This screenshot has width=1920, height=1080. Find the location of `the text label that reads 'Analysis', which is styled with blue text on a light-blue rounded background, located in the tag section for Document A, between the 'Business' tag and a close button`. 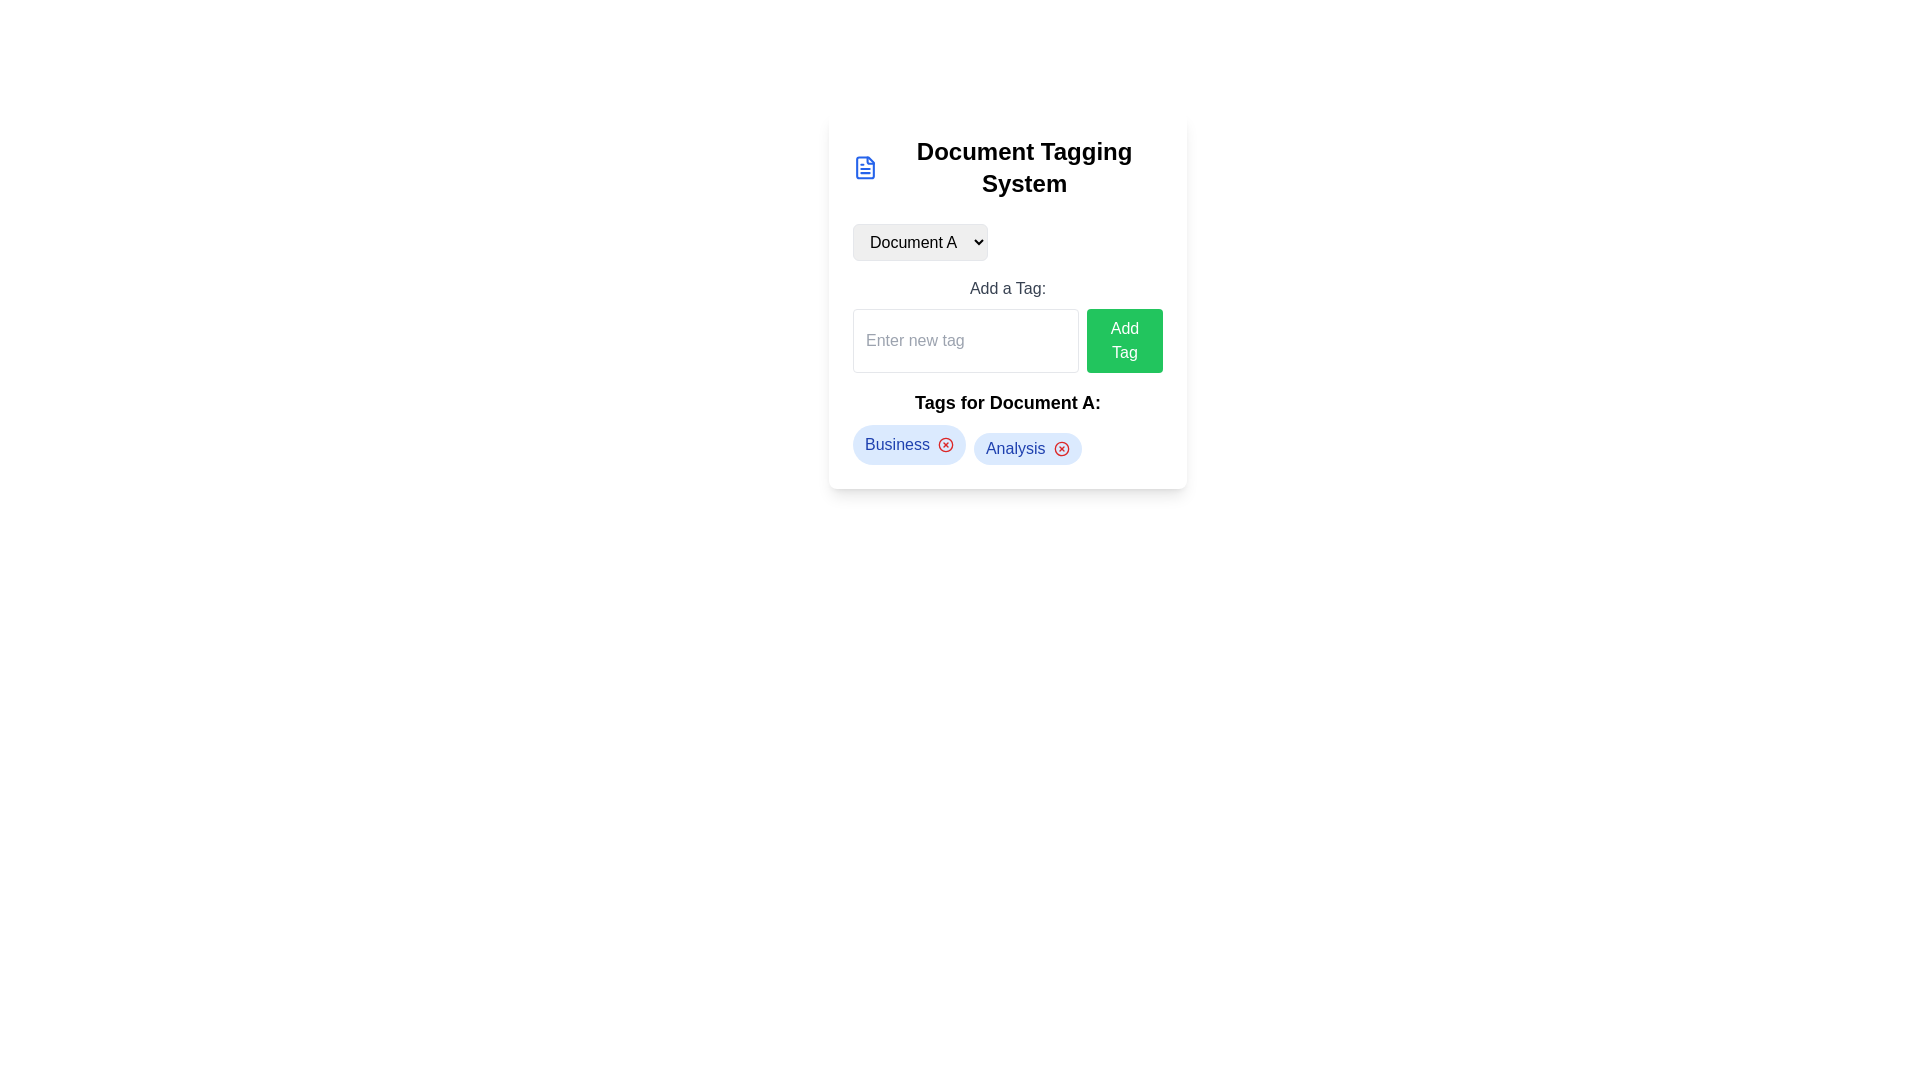

the text label that reads 'Analysis', which is styled with blue text on a light-blue rounded background, located in the tag section for Document A, between the 'Business' tag and a close button is located at coordinates (1015, 447).